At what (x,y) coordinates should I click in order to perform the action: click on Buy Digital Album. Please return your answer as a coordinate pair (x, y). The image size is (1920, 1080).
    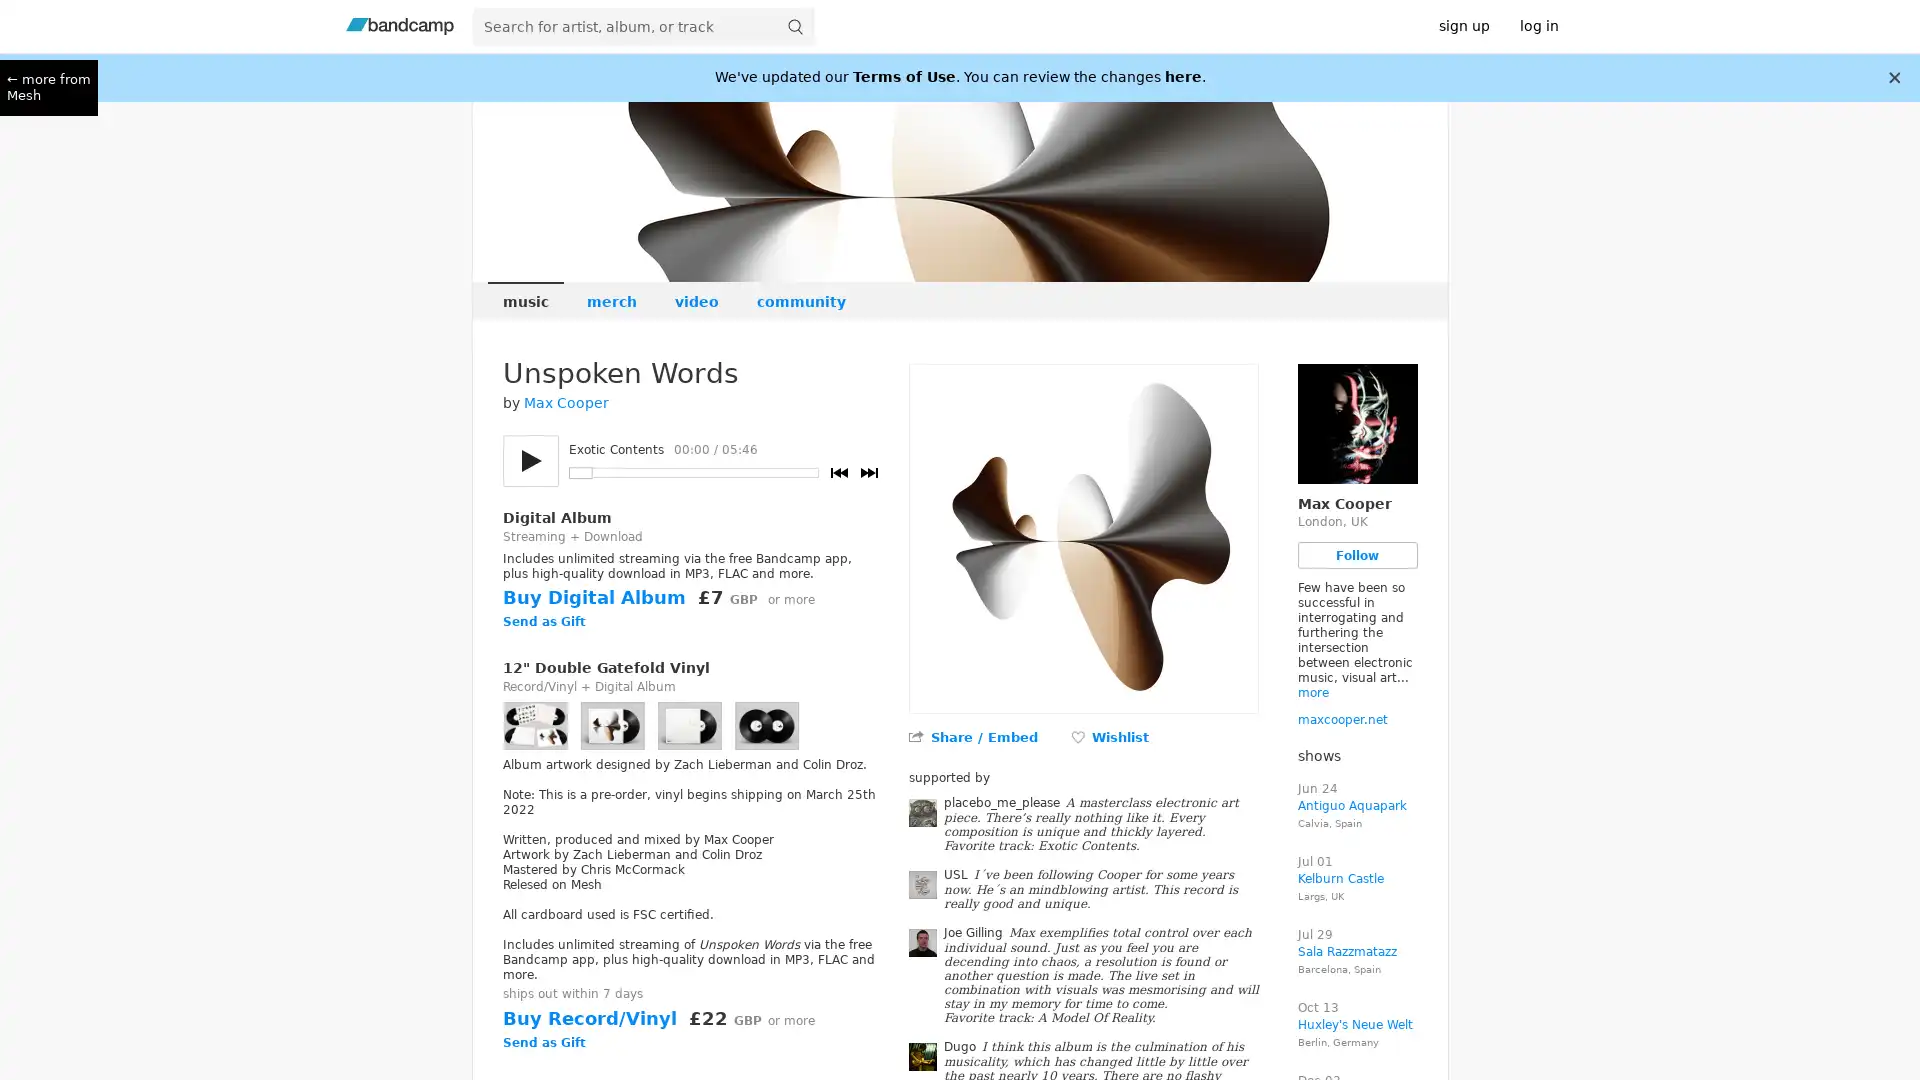
    Looking at the image, I should click on (592, 596).